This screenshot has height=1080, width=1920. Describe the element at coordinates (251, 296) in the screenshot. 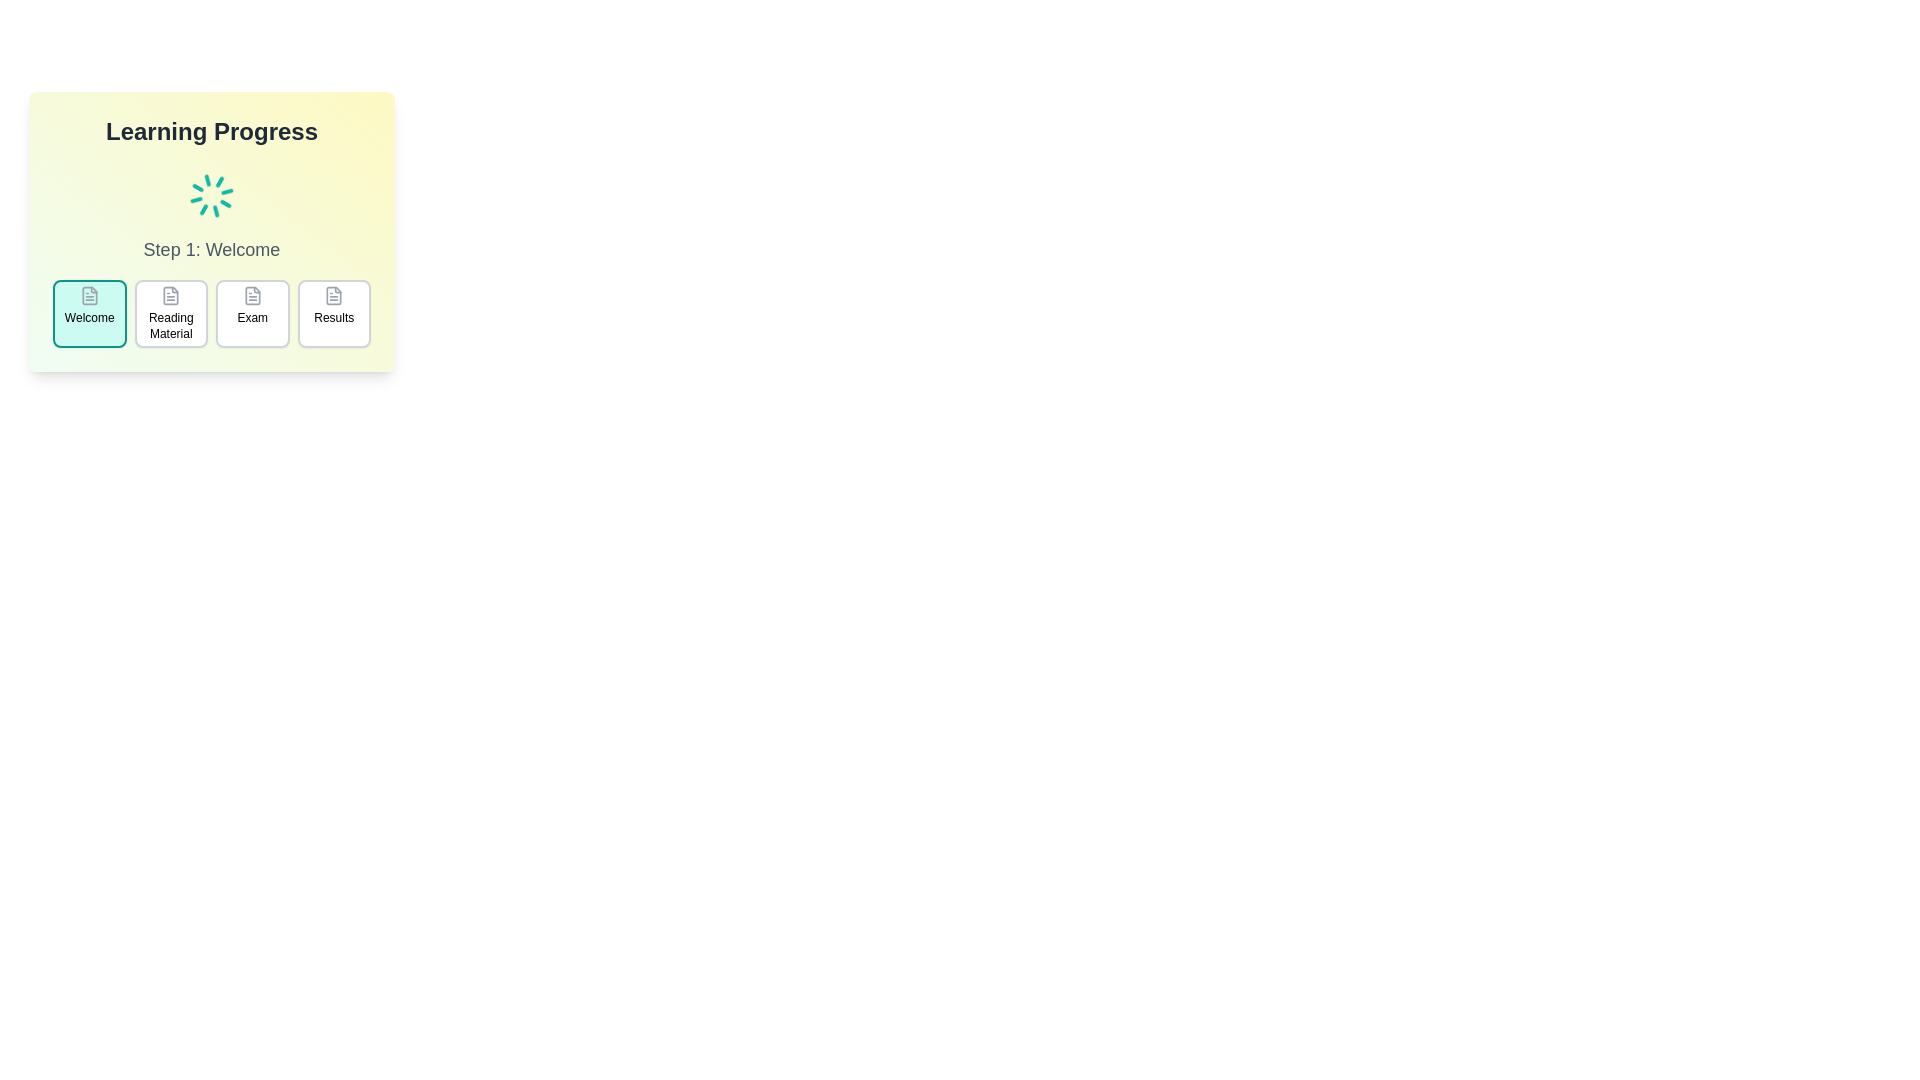

I see `the main body of the document icon associated with the 'Exam' option, which is styled in gray and located near the 'Exam' label` at that location.